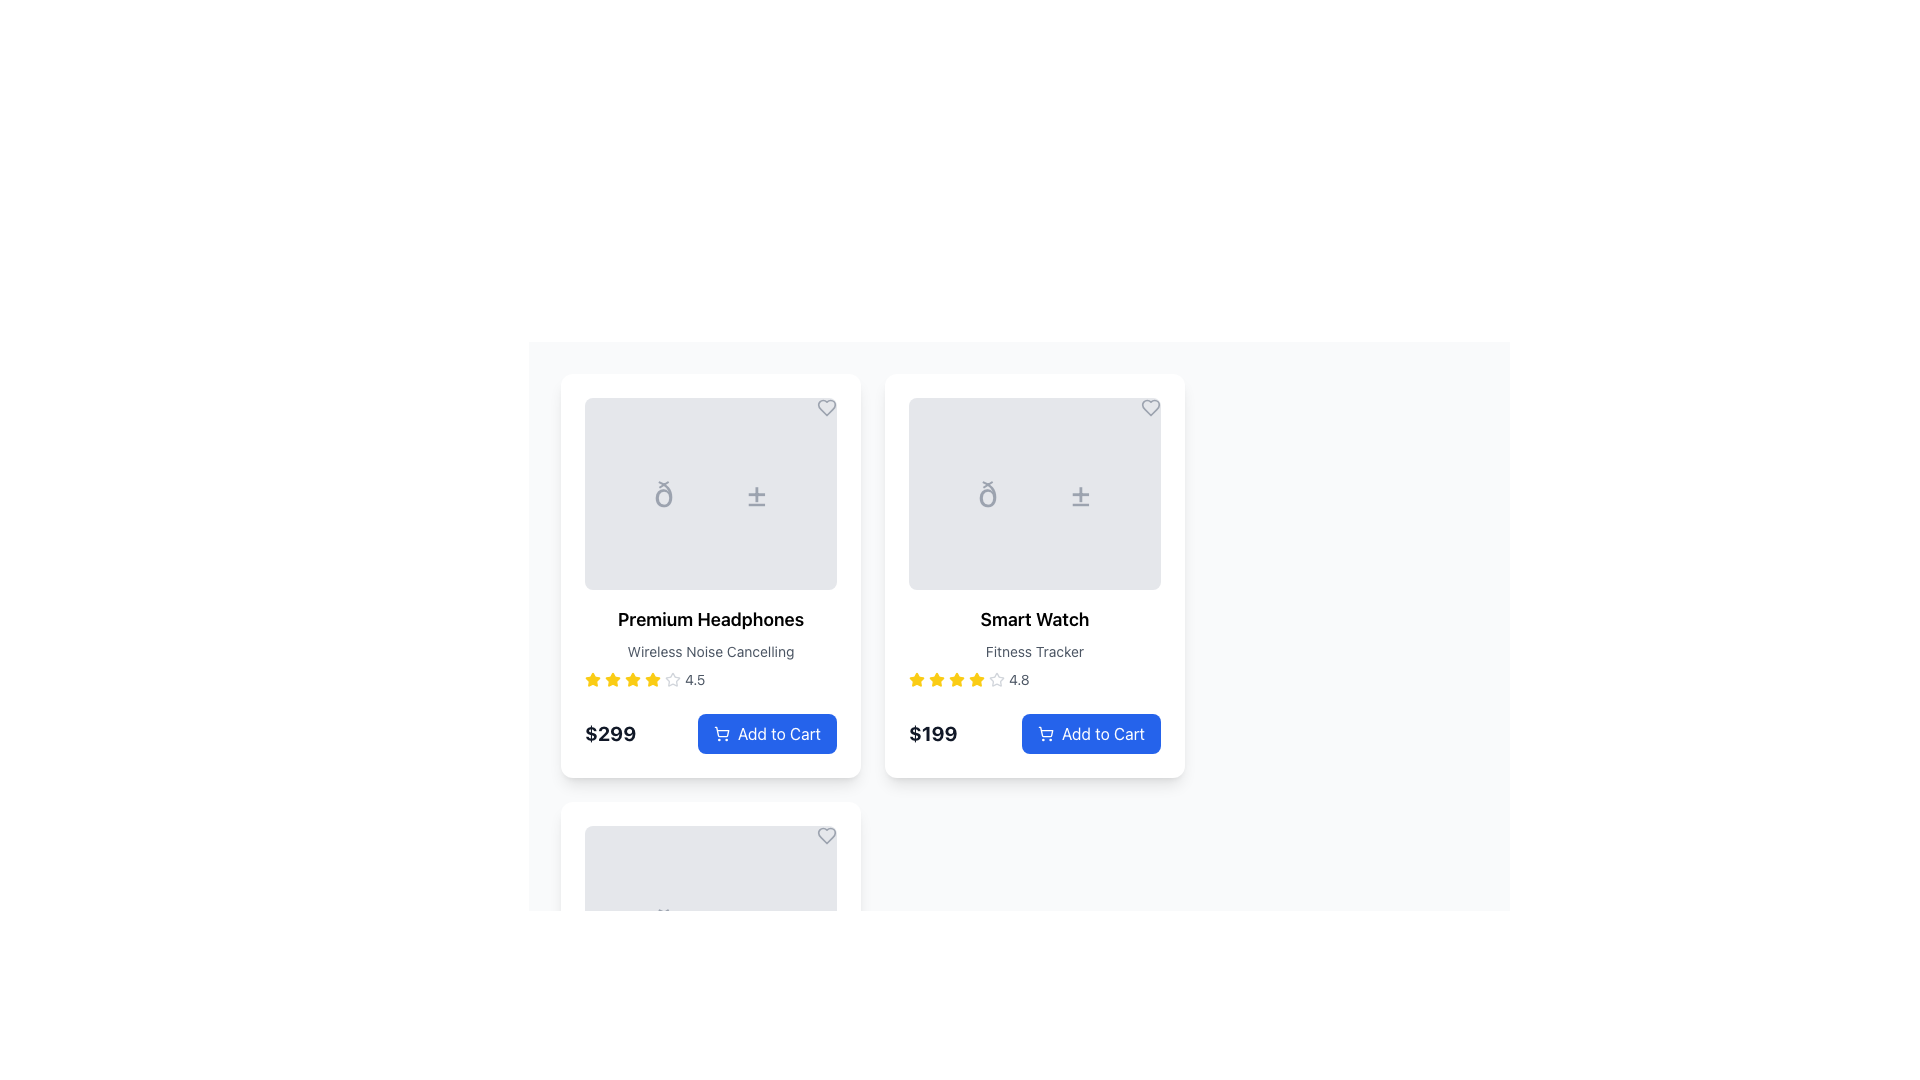 Image resolution: width=1920 pixels, height=1080 pixels. I want to click on the second yellow star icon in the 5-star rating system under the product name 'Smart Watch', so click(935, 678).